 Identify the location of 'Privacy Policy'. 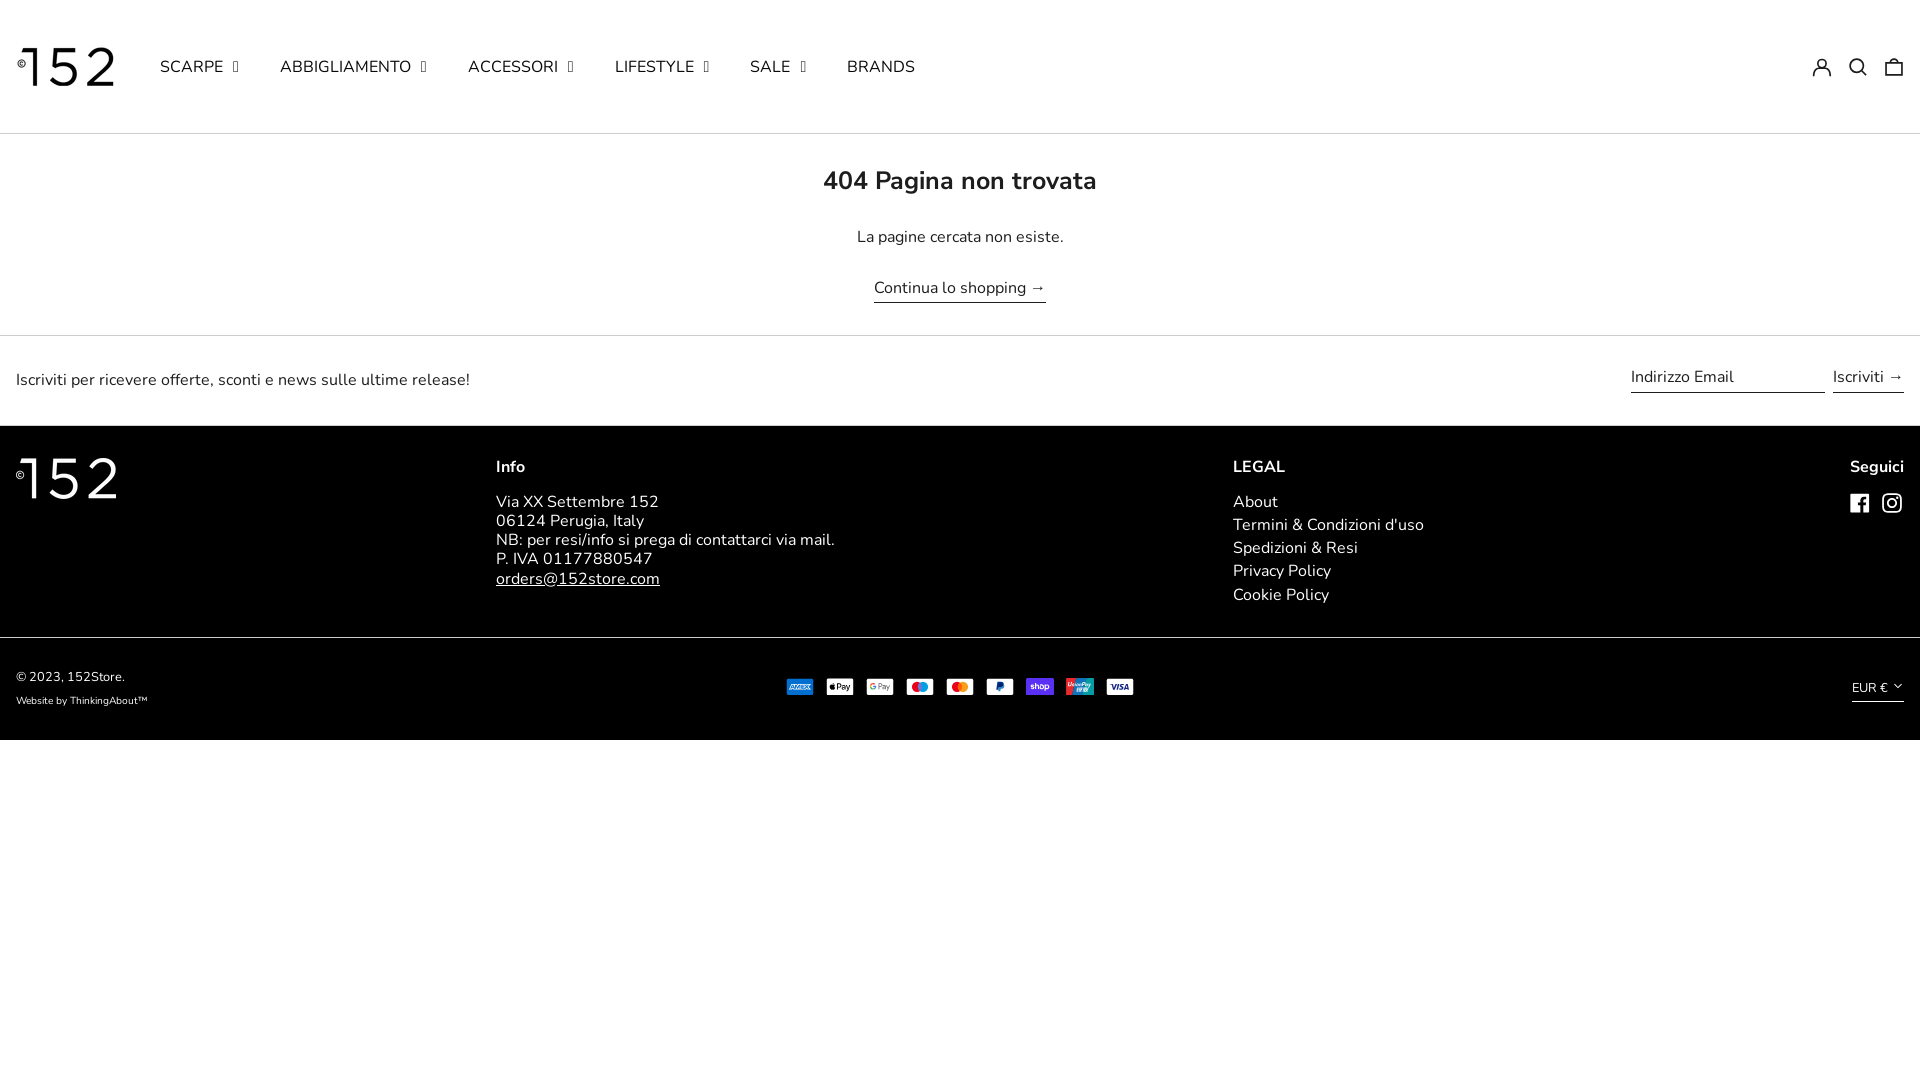
(1232, 570).